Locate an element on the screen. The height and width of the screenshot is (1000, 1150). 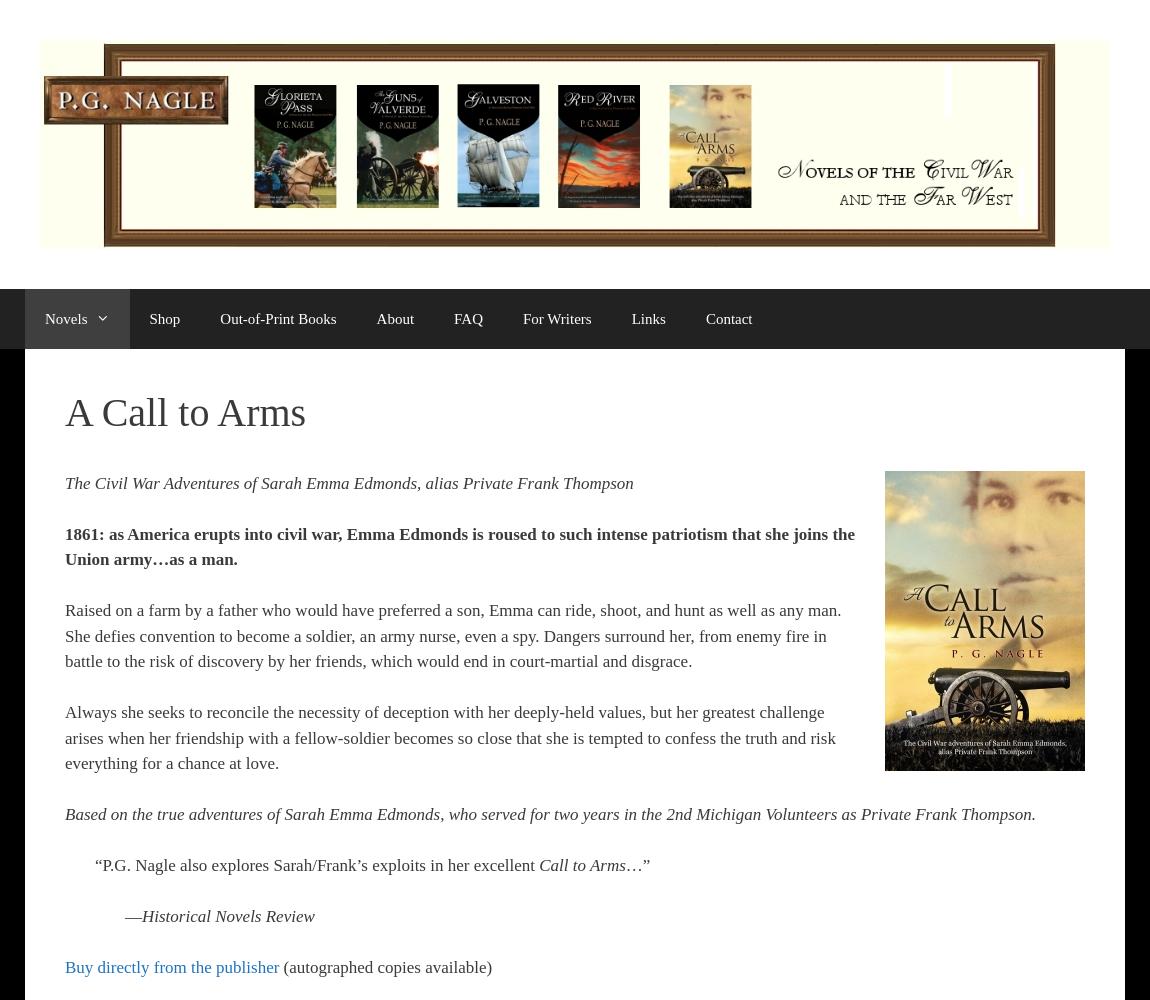
'Raised on a farm by a father who would have preferred a son, Emma can ride, shoot, and hunt as well as any man. She defies convention to become a soldier, an army nurse, even a spy. Dangers surround her, from enemy fire in battle to the risk of discovery by her friends, which would end in court-martial and disgrace.' is located at coordinates (63, 636).